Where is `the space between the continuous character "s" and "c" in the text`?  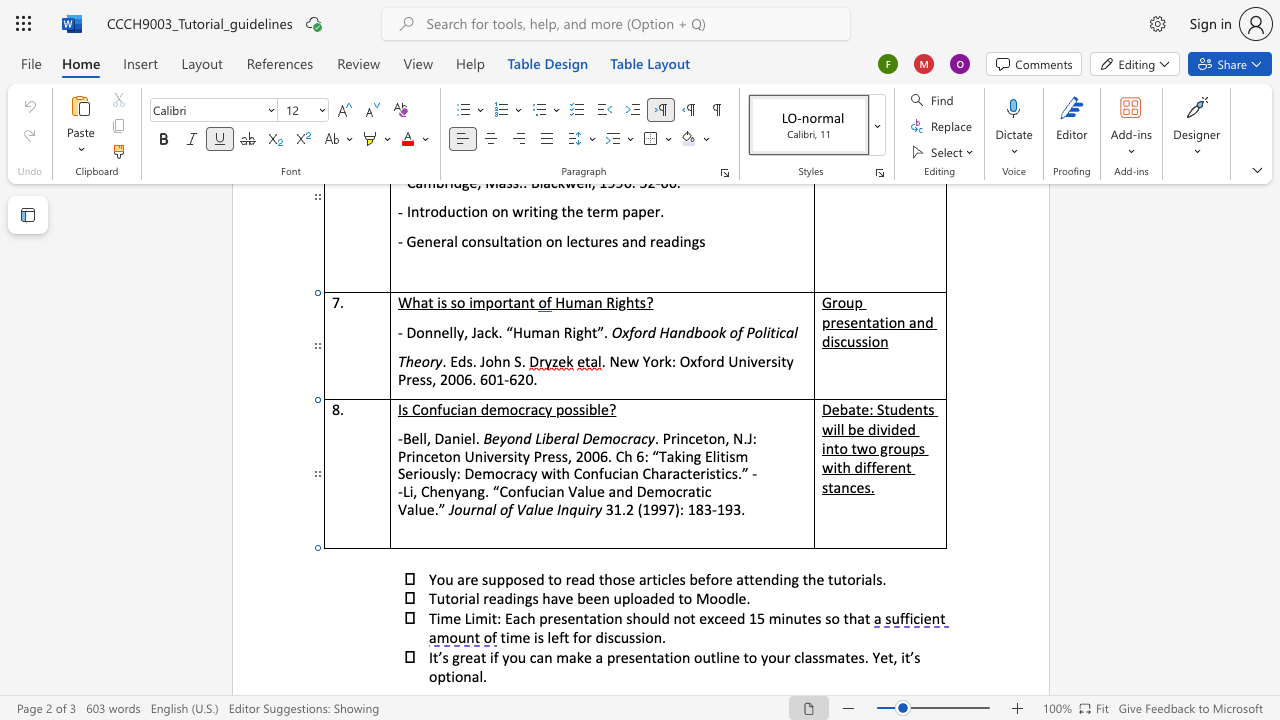
the space between the continuous character "s" and "c" in the text is located at coordinates (613, 637).